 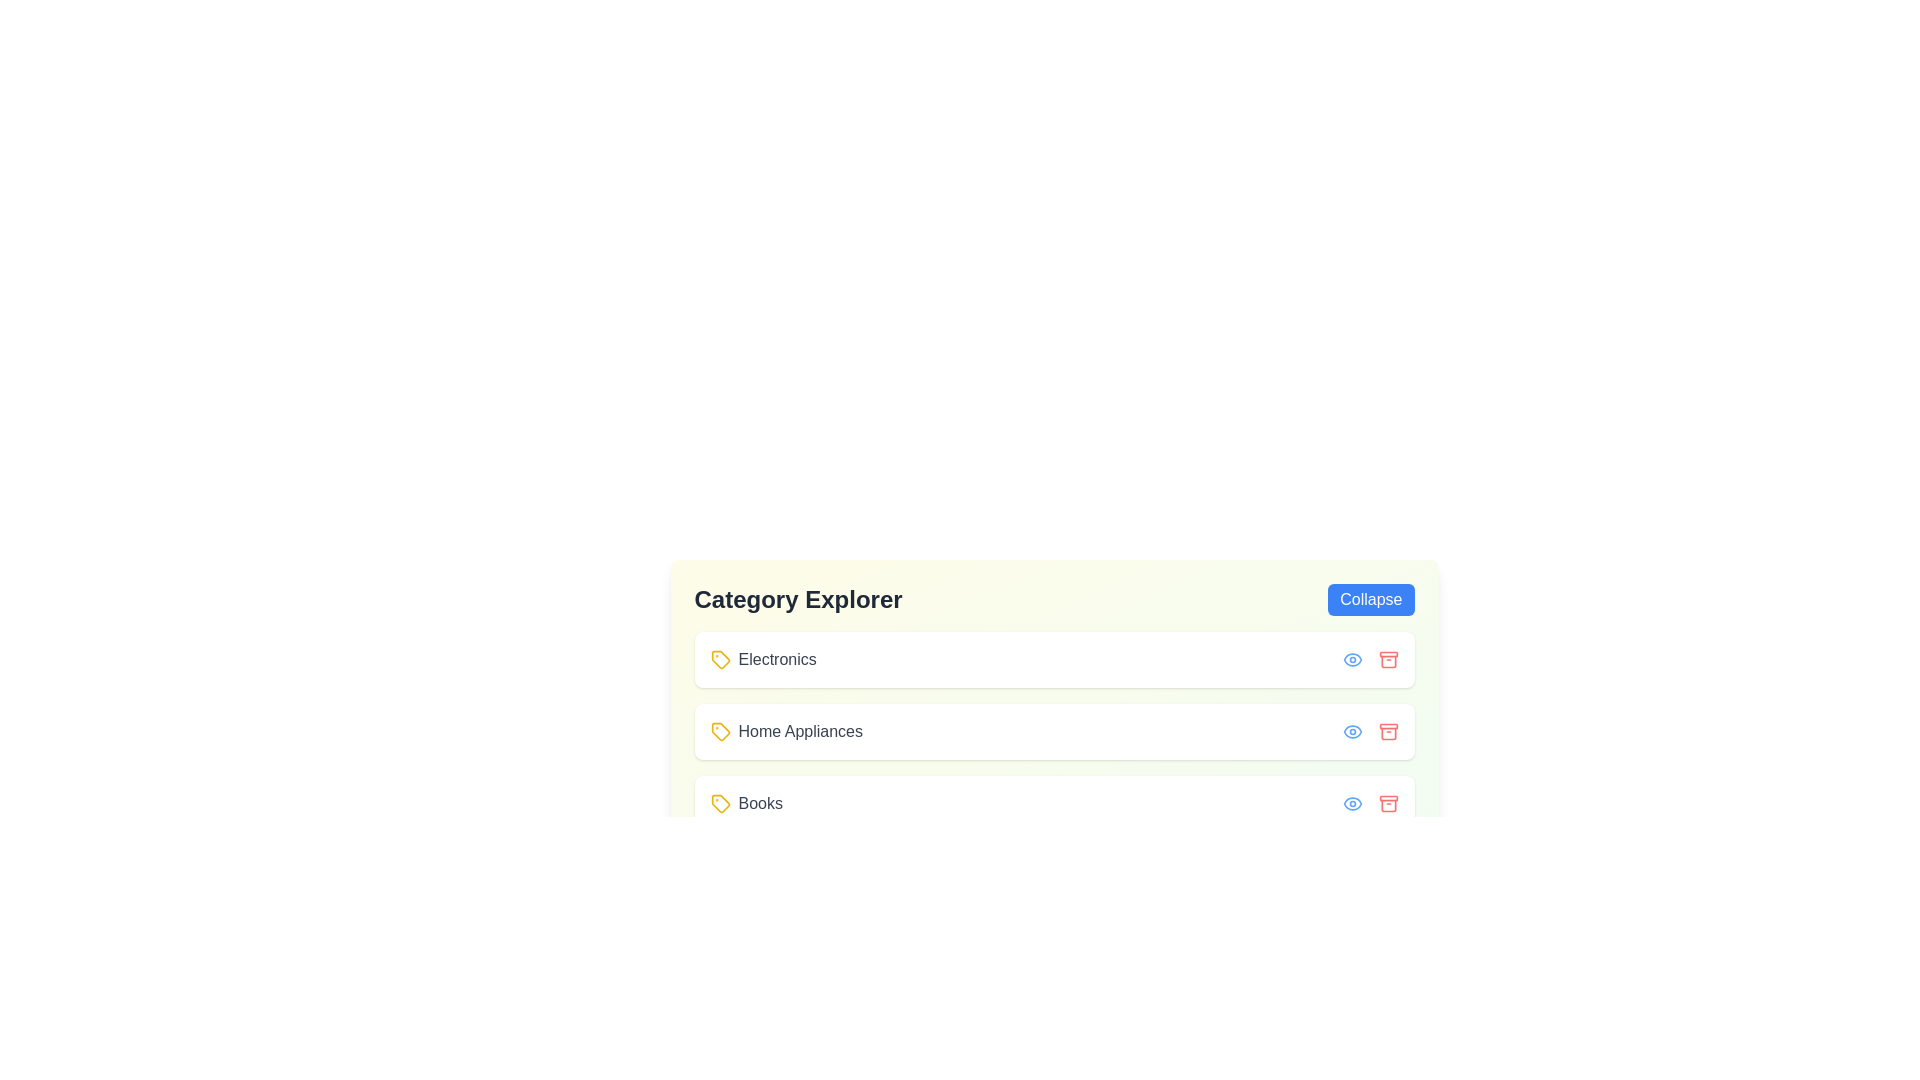 I want to click on the 'Electronics' category icon, which is the first of three similar tag icons located to the left of the text labels under the 'Category Explorer' header, so click(x=720, y=659).